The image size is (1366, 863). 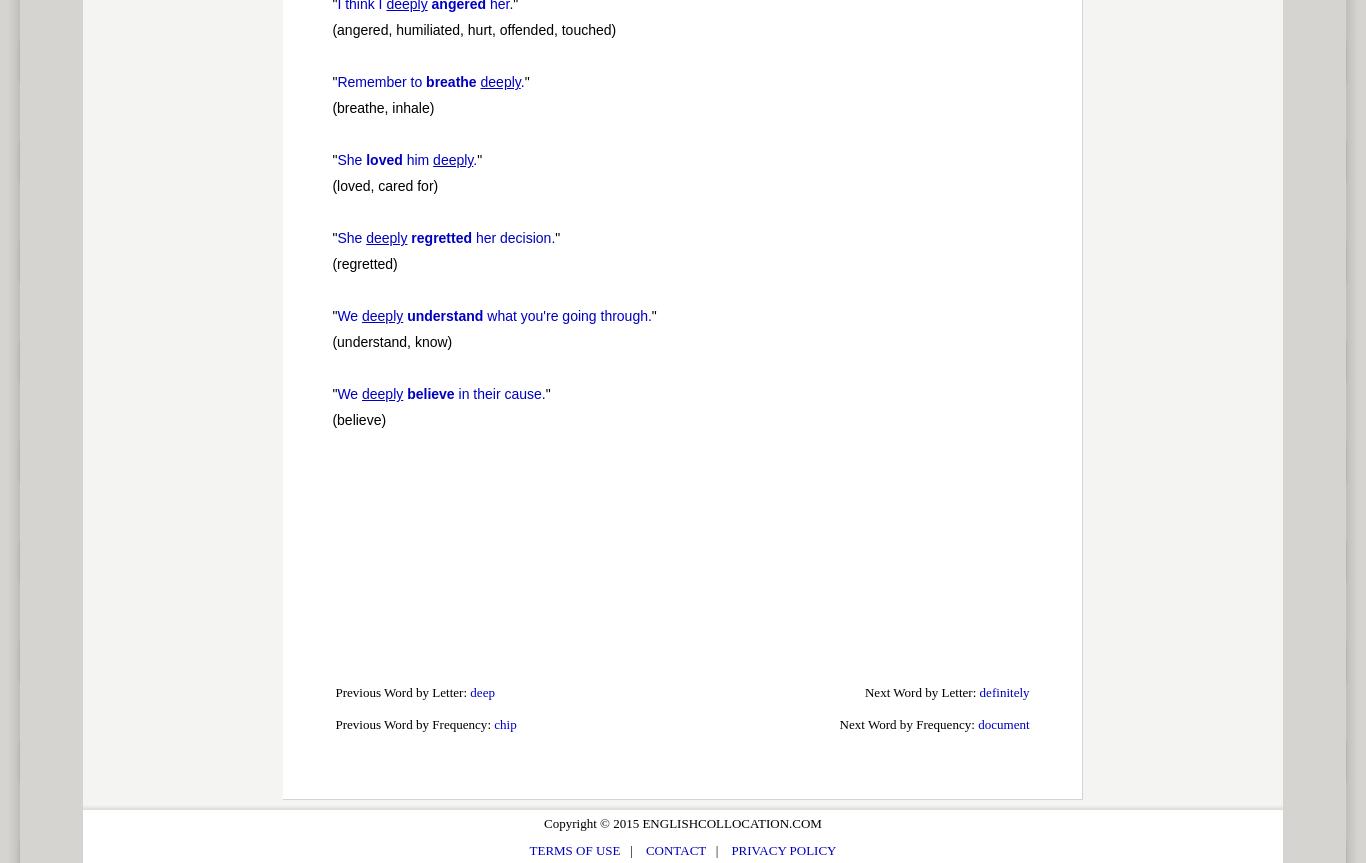 What do you see at coordinates (482, 692) in the screenshot?
I see `'deep'` at bounding box center [482, 692].